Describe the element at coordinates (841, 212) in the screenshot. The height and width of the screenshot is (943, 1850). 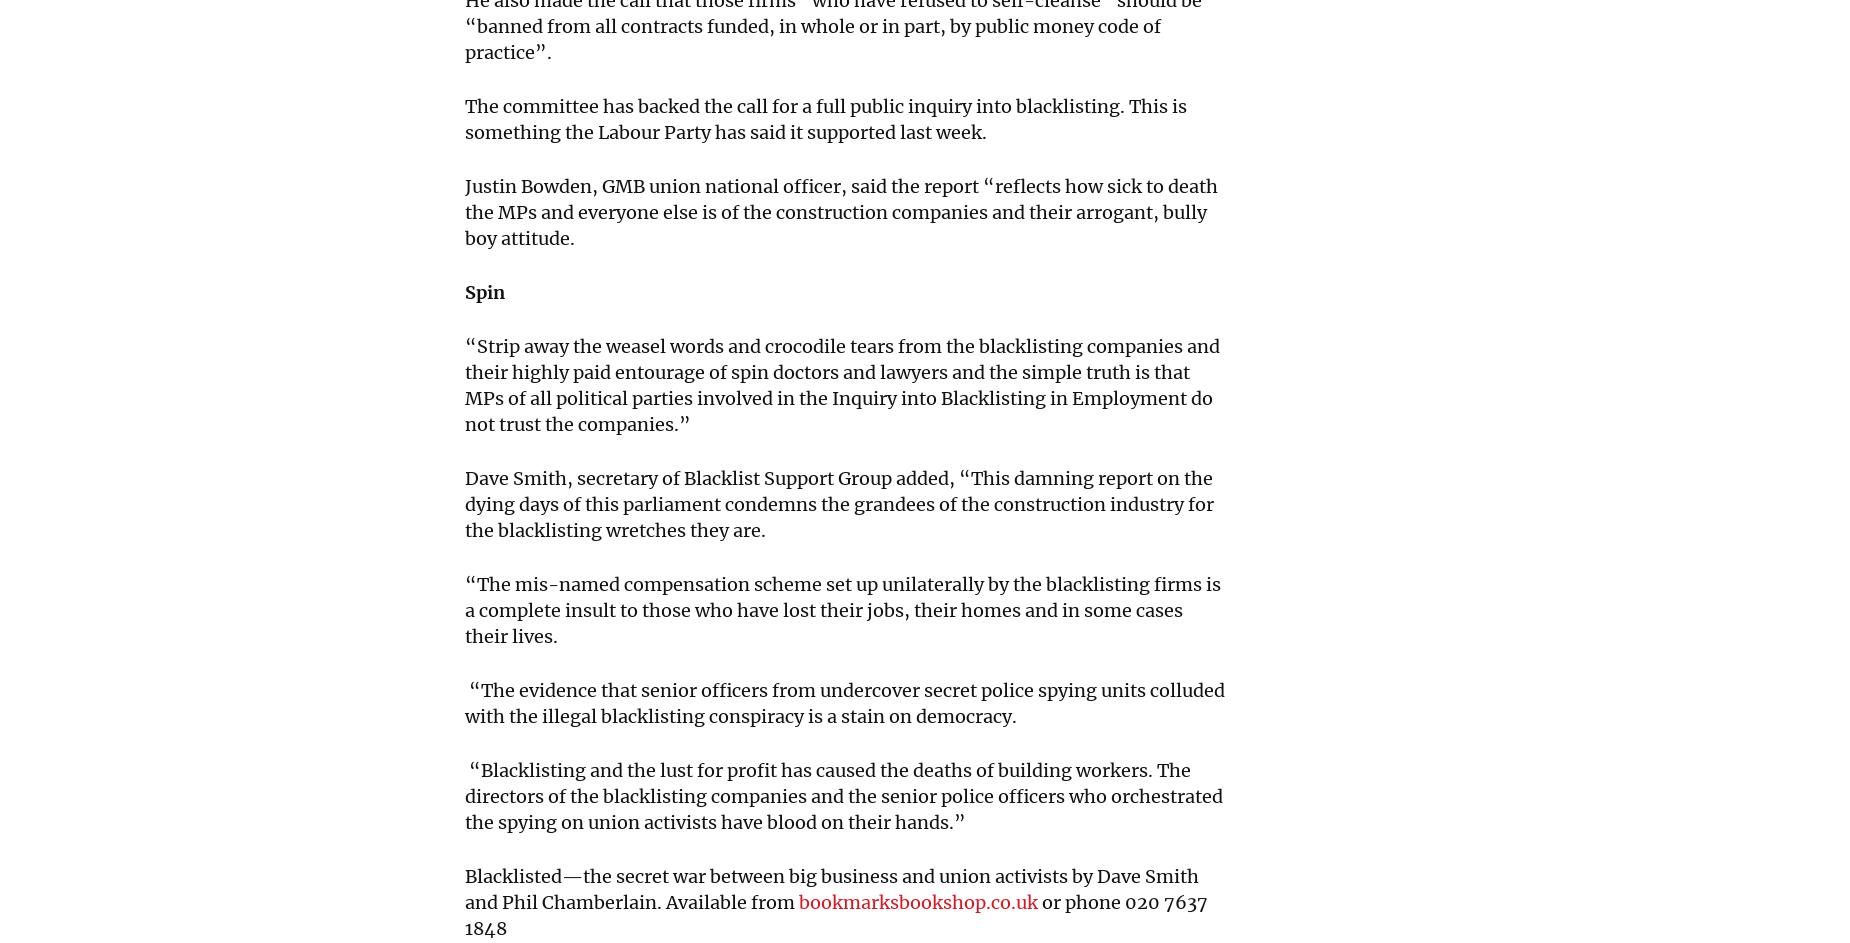
I see `'Justin Bowden, GMB union national officer, said the report “reflects how sick to death the MPs and everyone else is of the construction companies and their arrogant, bully boy attitude.'` at that location.